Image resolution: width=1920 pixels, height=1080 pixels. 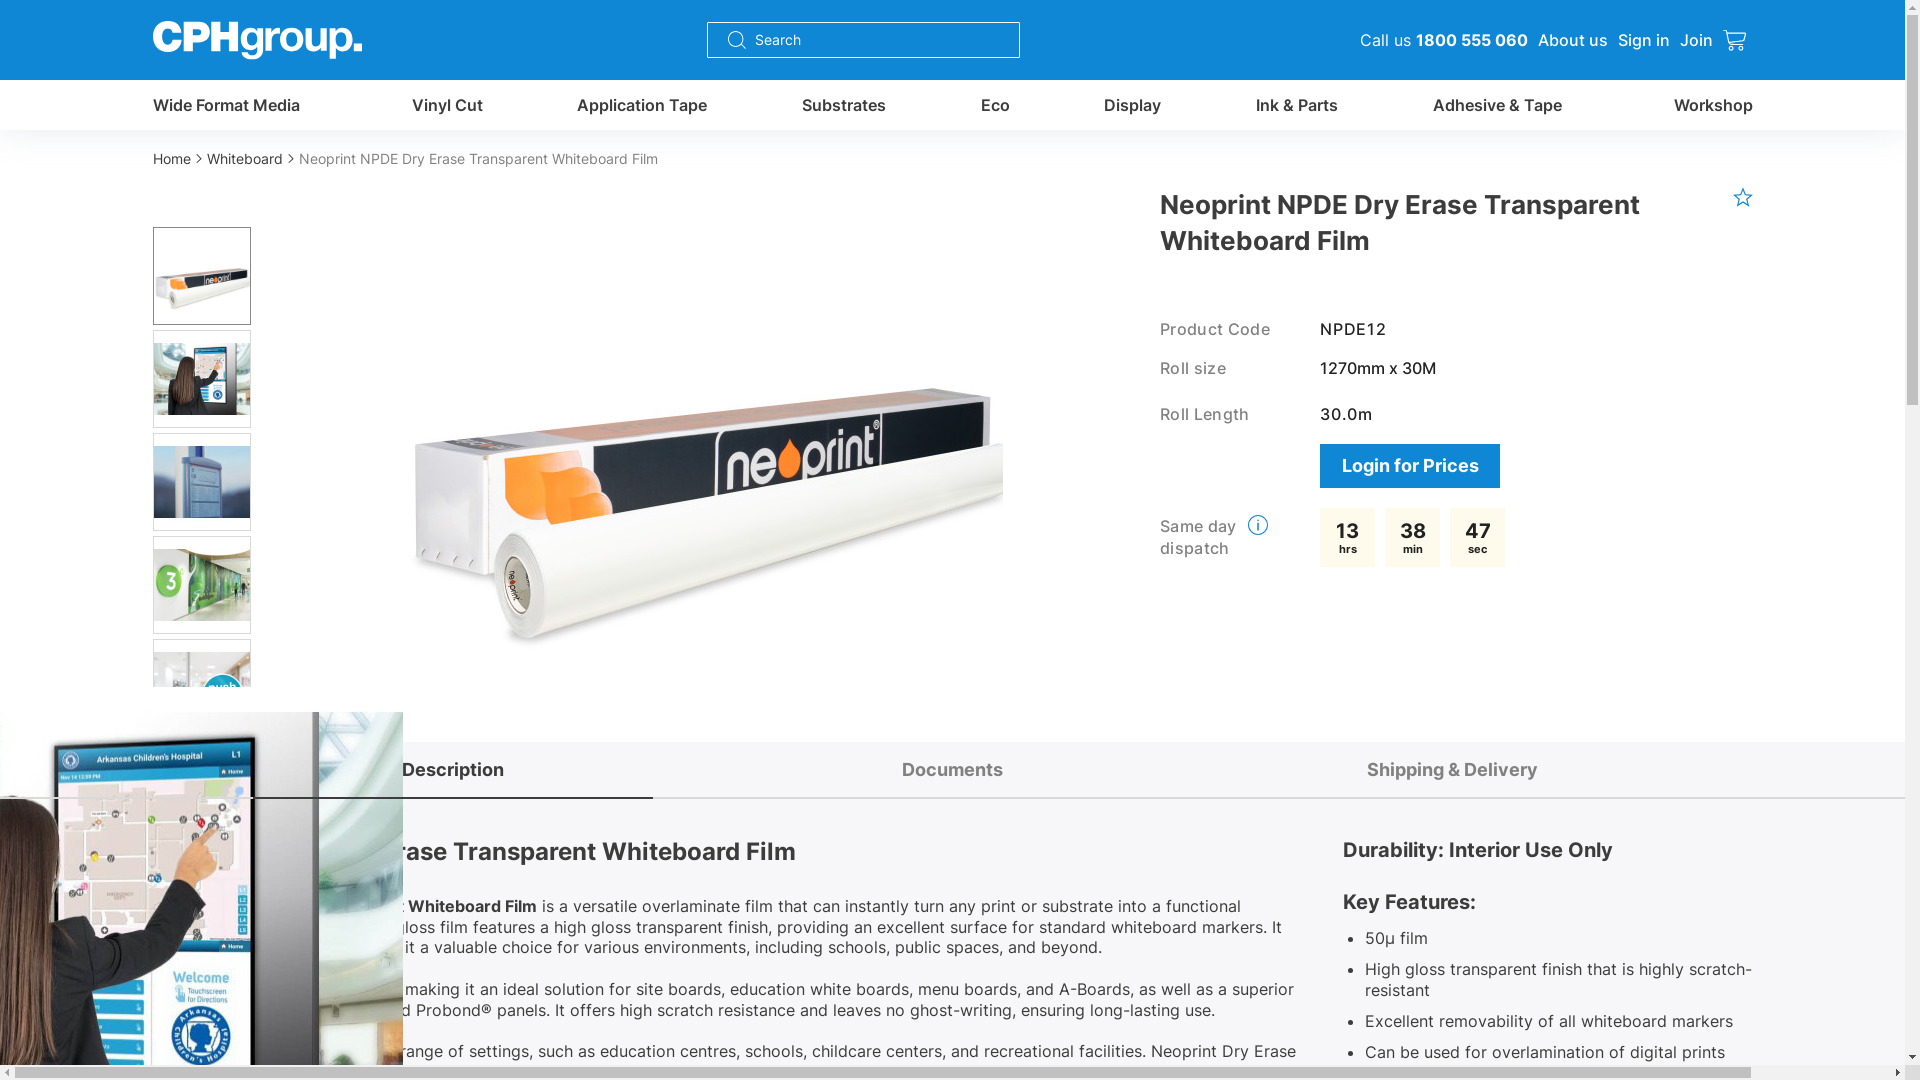 What do you see at coordinates (1409, 466) in the screenshot?
I see `'Login for Prices'` at bounding box center [1409, 466].